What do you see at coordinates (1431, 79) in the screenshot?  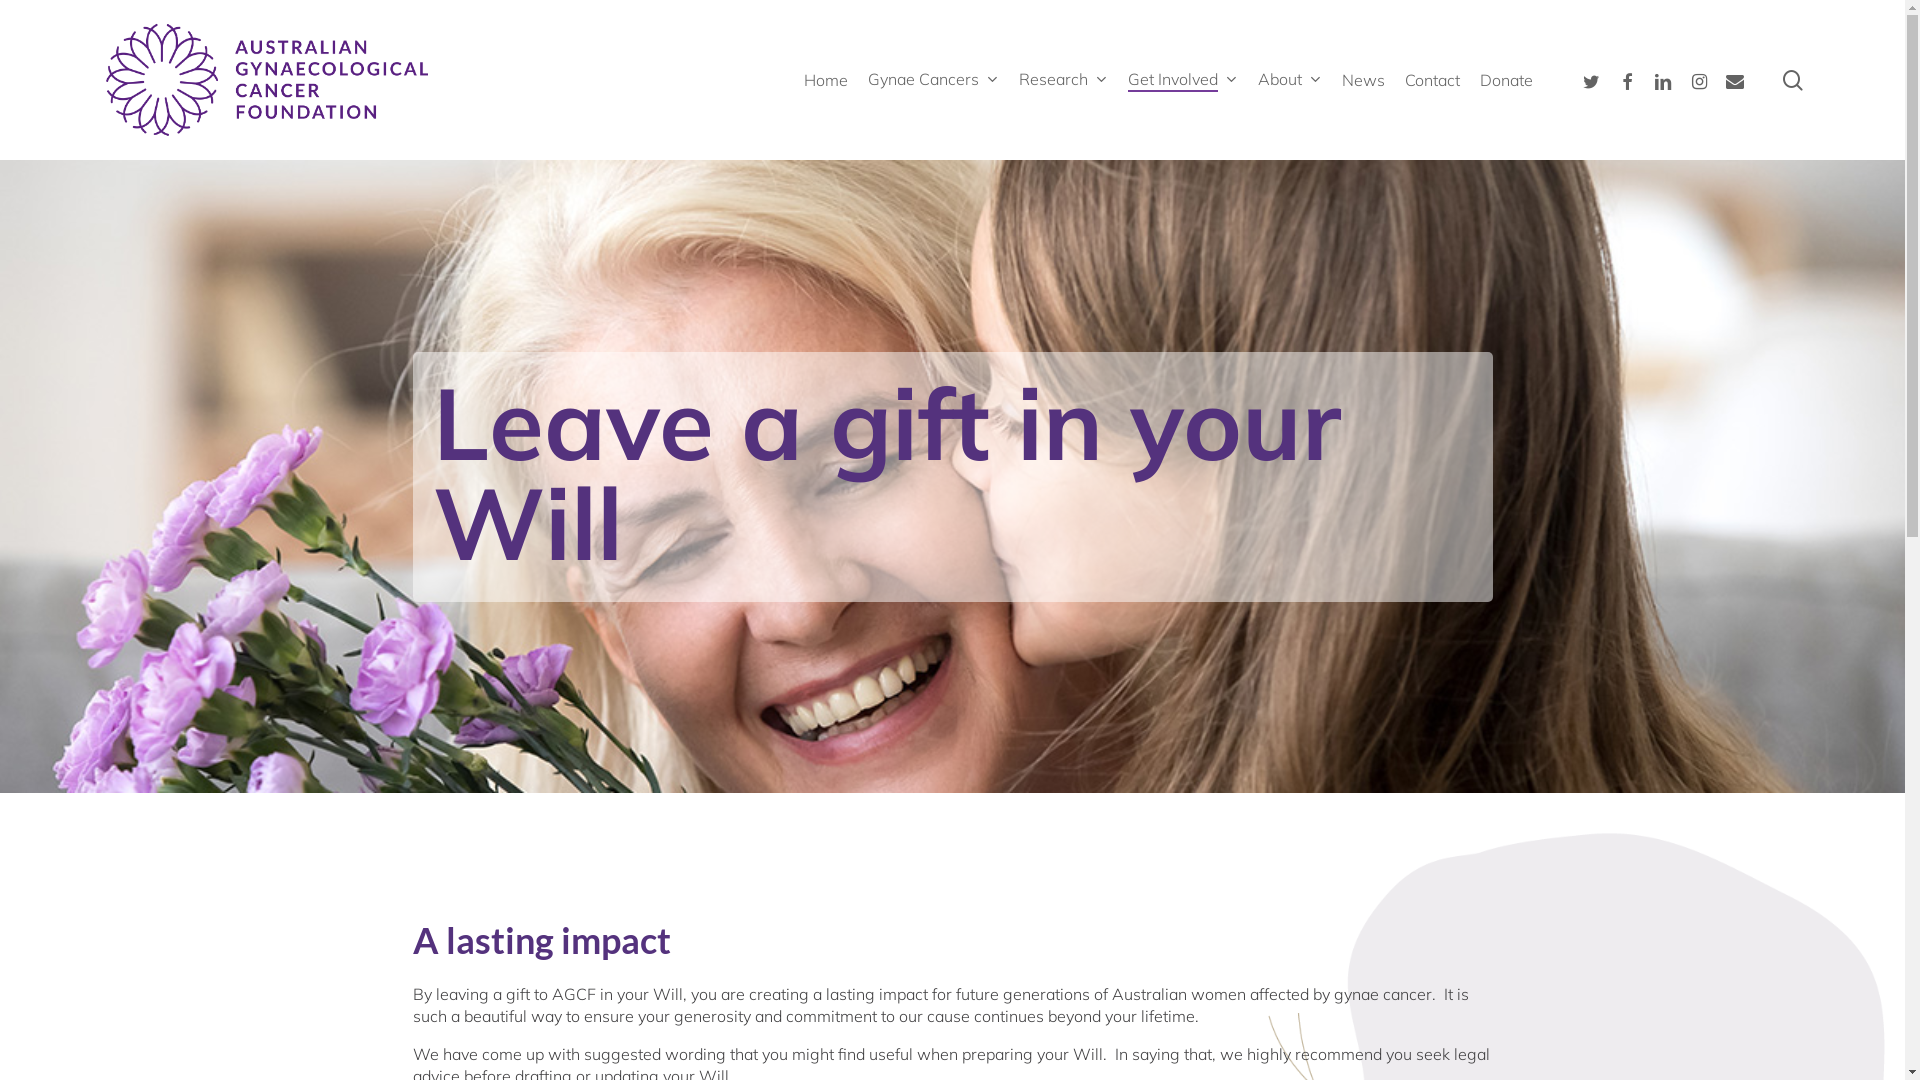 I see `'Contact'` at bounding box center [1431, 79].